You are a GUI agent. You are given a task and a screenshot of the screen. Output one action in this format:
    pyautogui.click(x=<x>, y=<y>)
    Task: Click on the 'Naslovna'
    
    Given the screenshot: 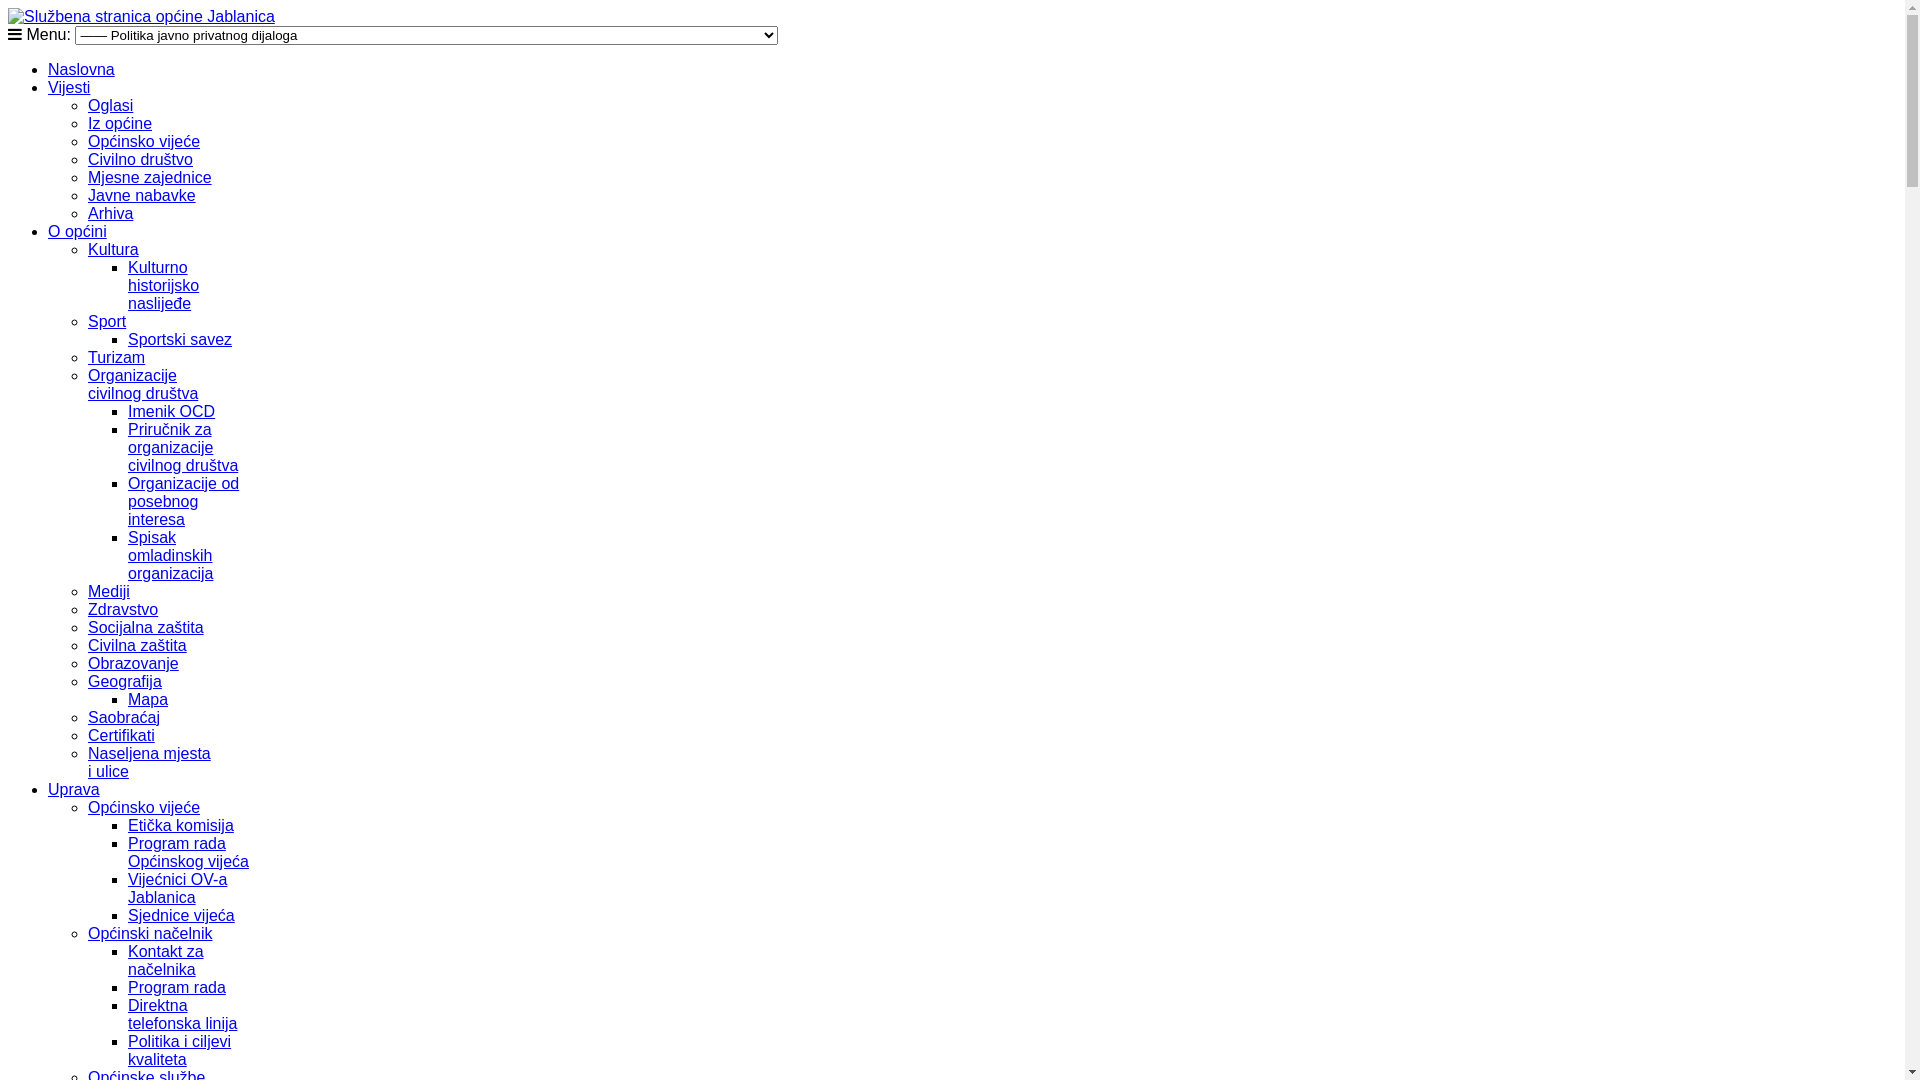 What is the action you would take?
    pyautogui.click(x=48, y=68)
    